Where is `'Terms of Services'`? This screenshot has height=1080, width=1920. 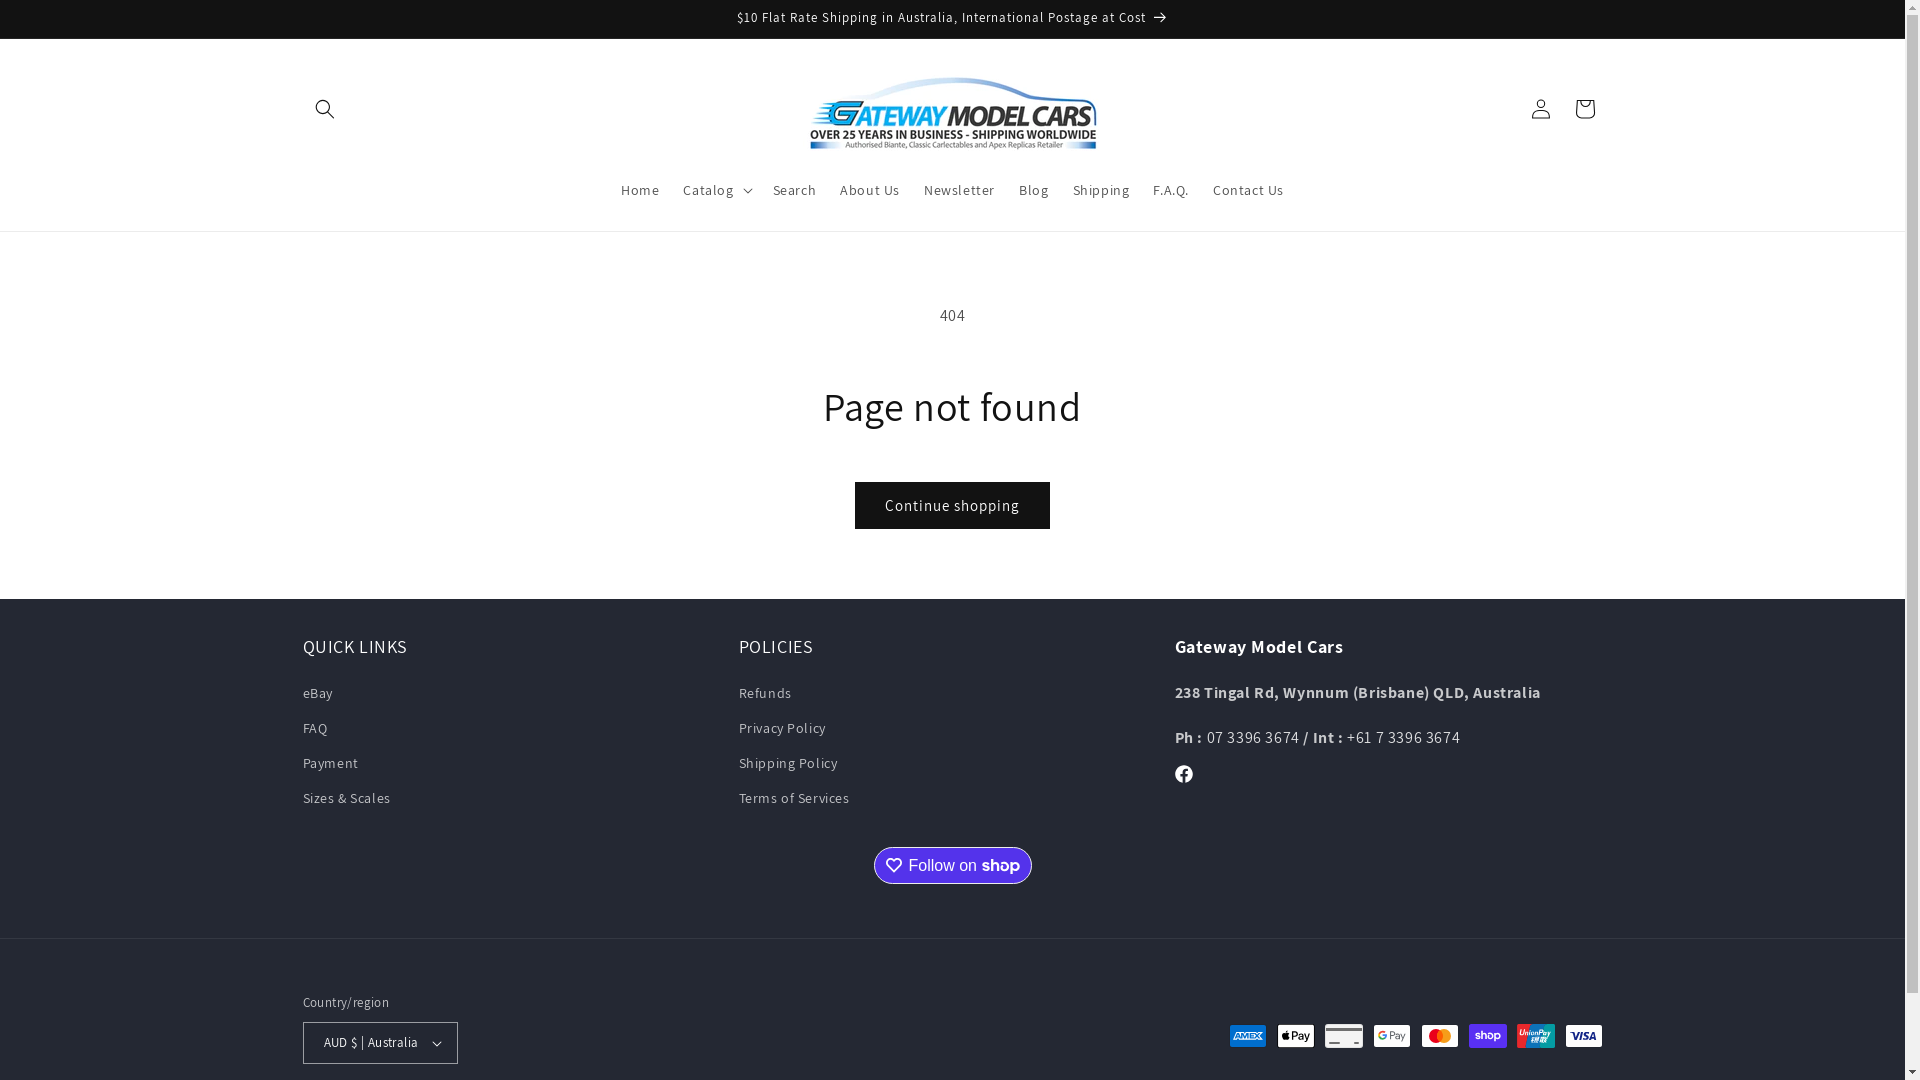
'Terms of Services' is located at coordinates (792, 797).